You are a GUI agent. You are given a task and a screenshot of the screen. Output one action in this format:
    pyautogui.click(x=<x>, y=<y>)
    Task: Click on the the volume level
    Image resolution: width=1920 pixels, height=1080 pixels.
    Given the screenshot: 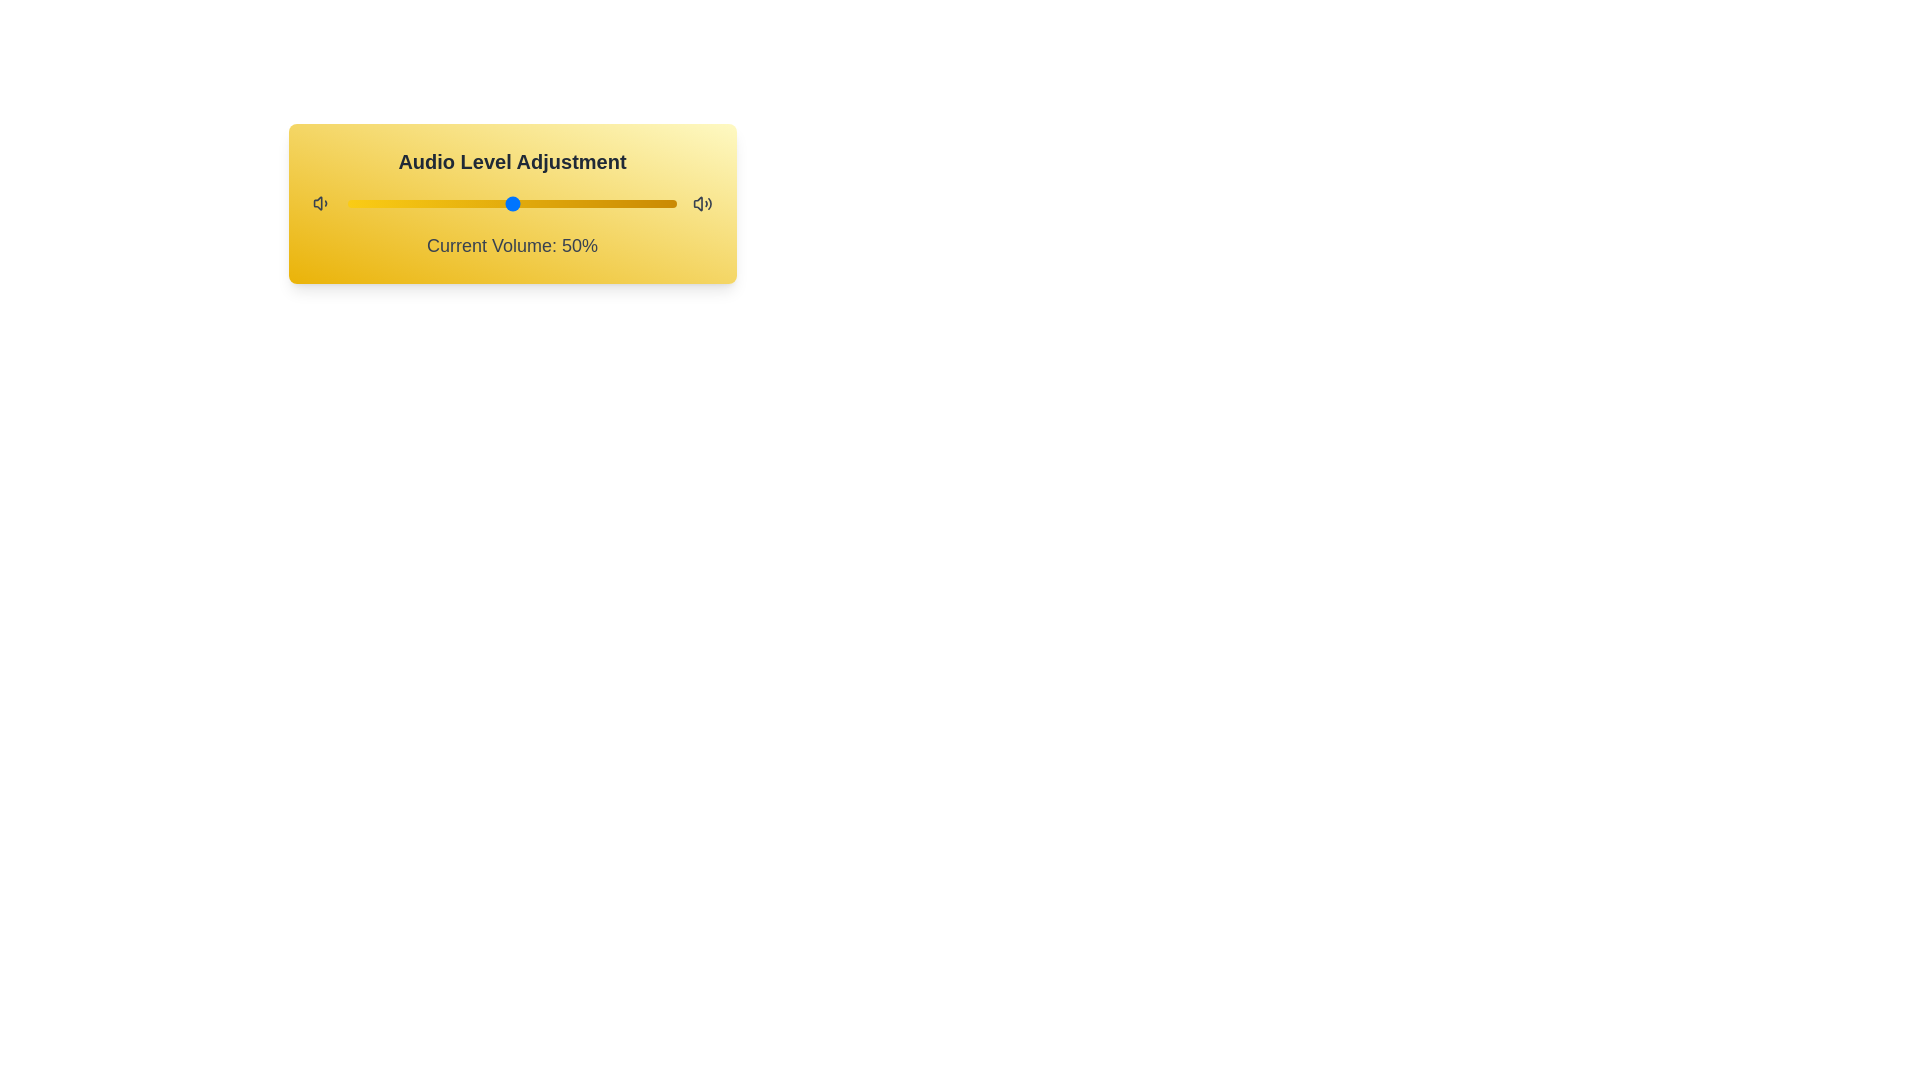 What is the action you would take?
    pyautogui.click(x=636, y=204)
    